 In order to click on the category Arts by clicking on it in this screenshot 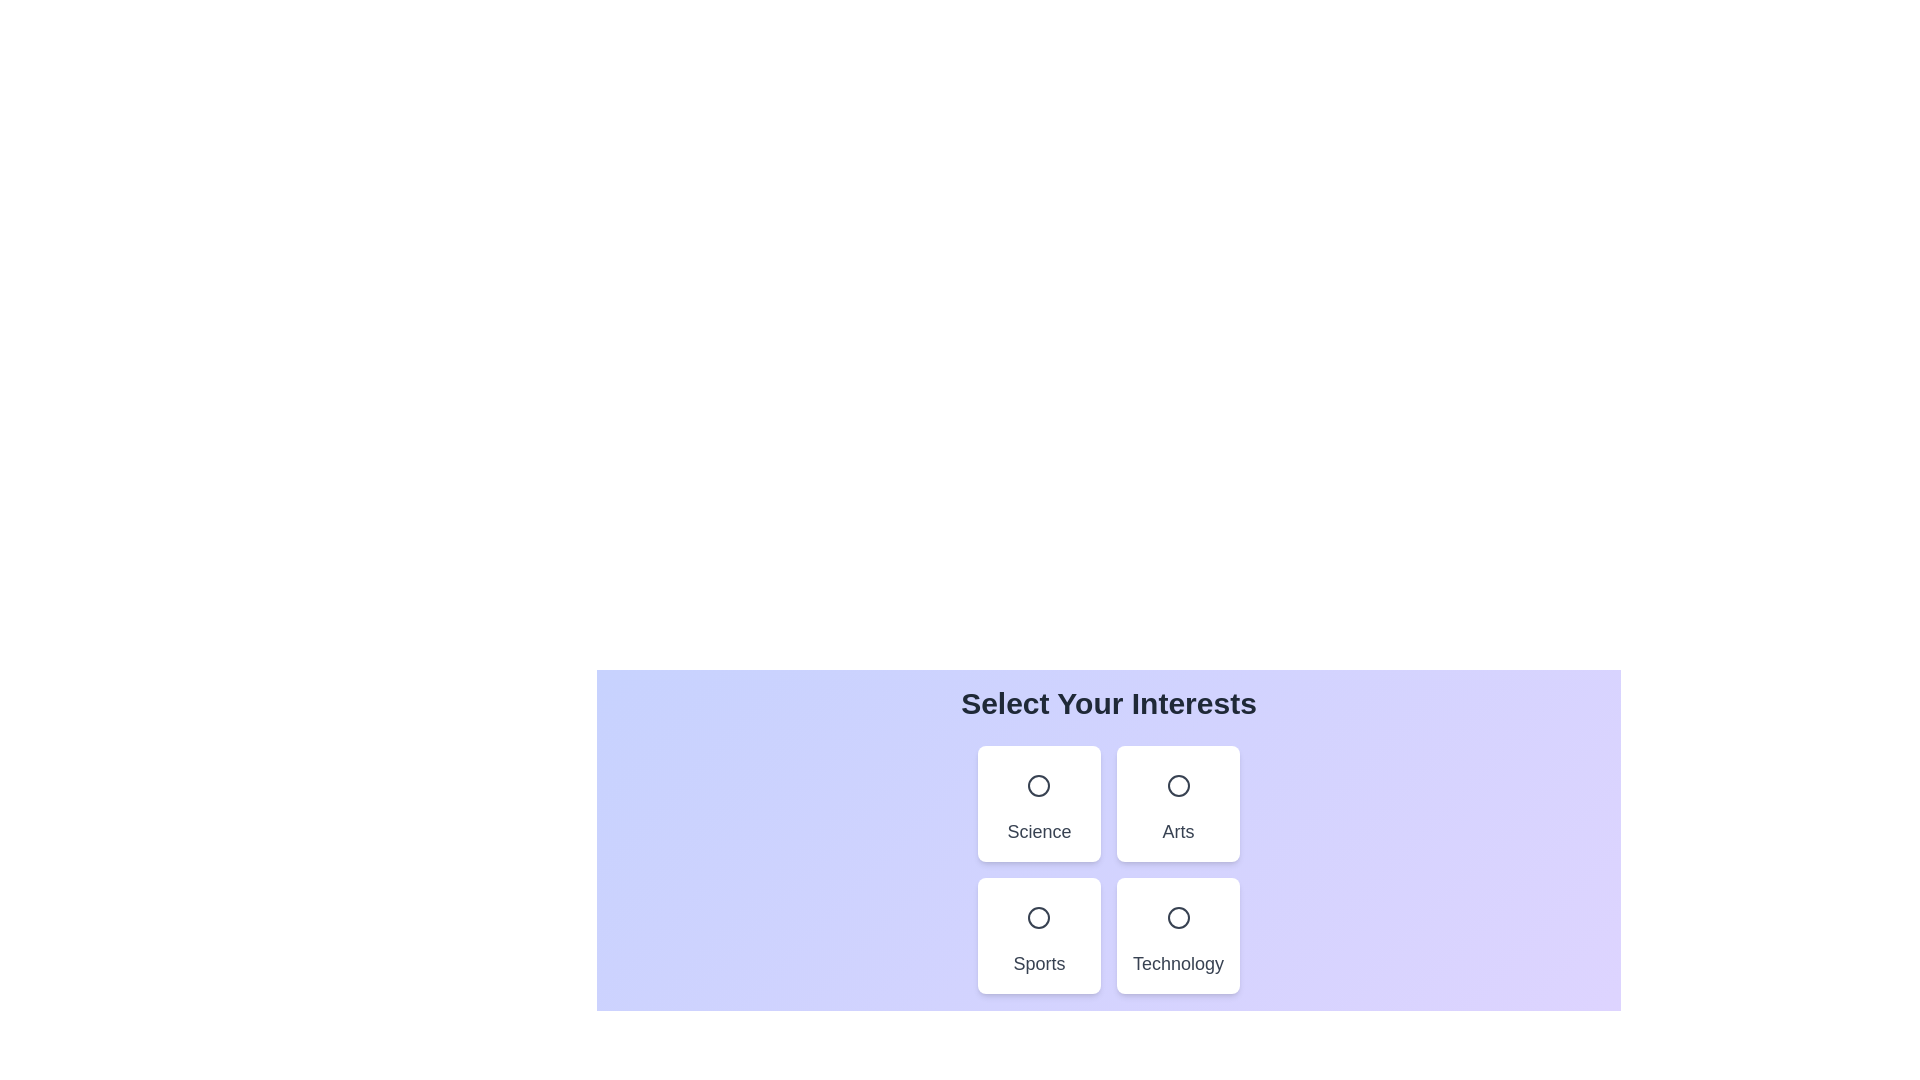, I will do `click(1177, 802)`.